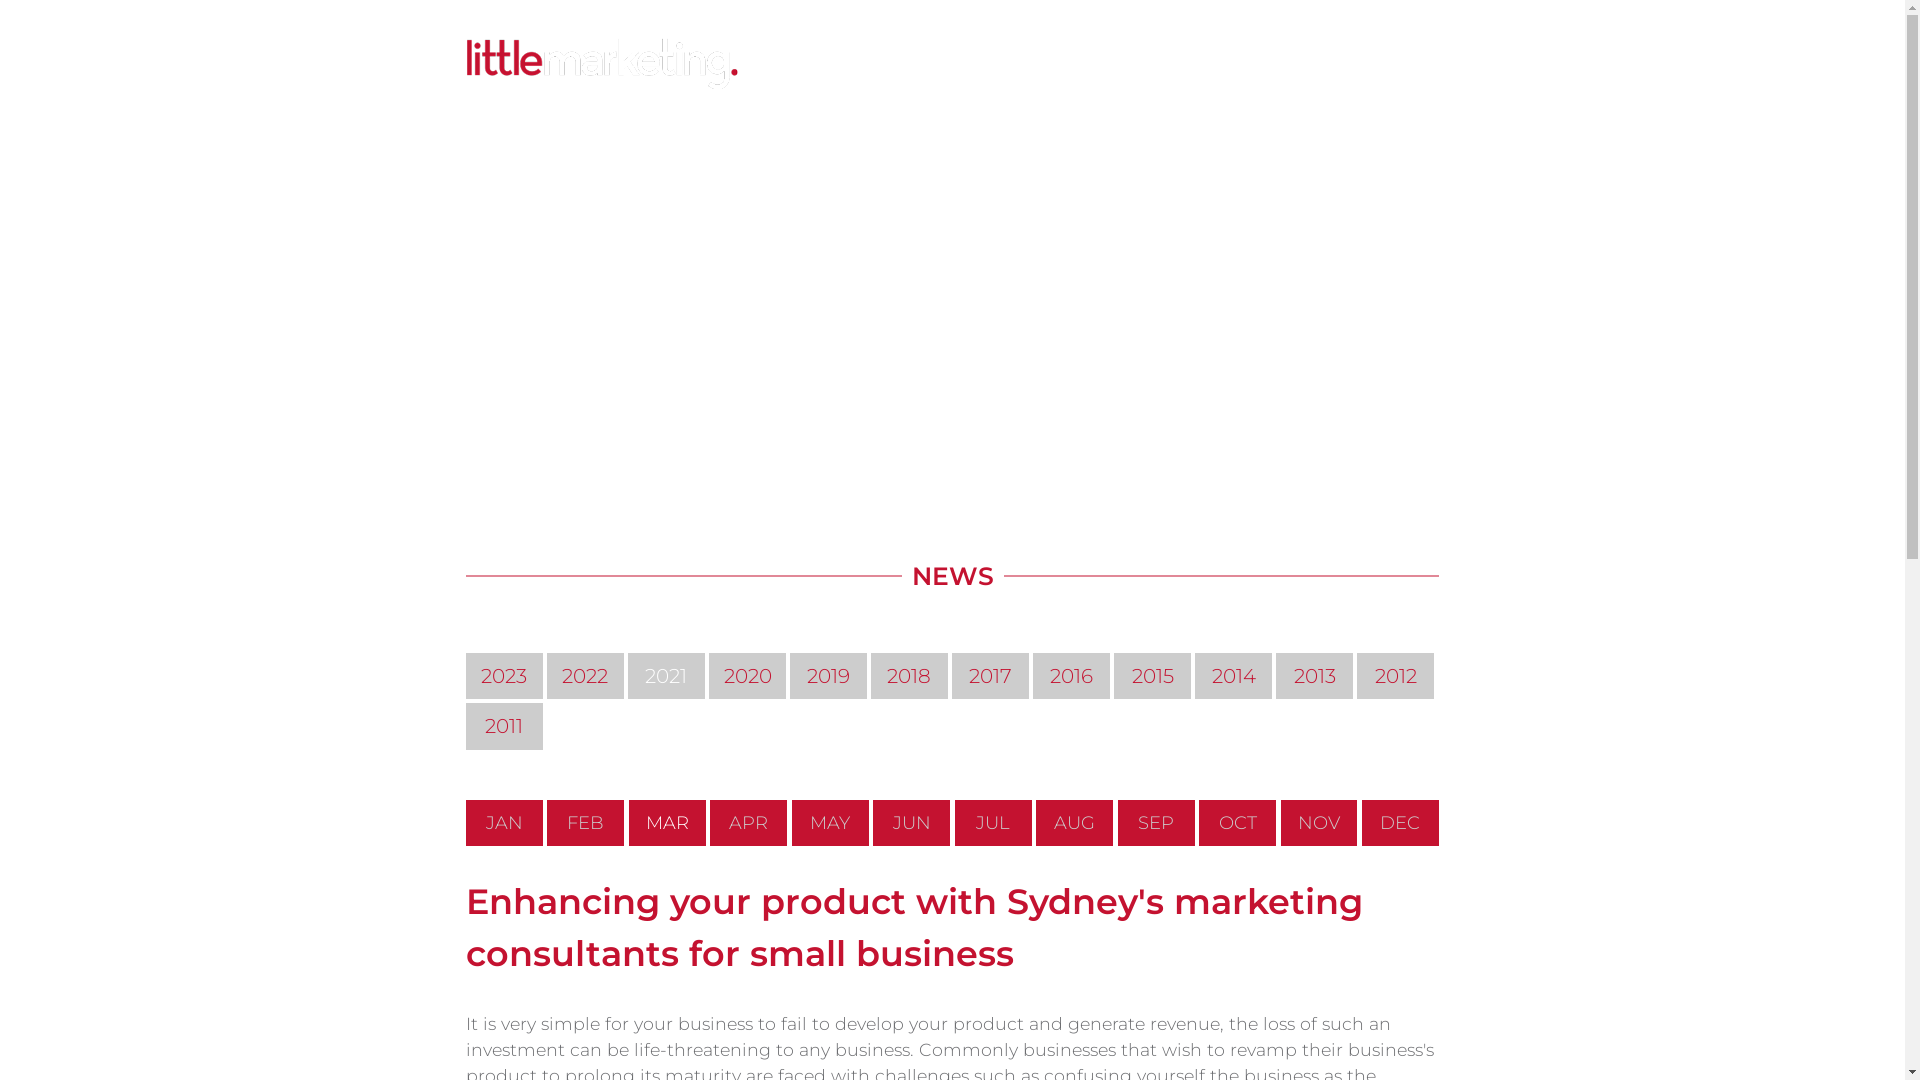 The image size is (1920, 1080). I want to click on '2023', so click(504, 675).